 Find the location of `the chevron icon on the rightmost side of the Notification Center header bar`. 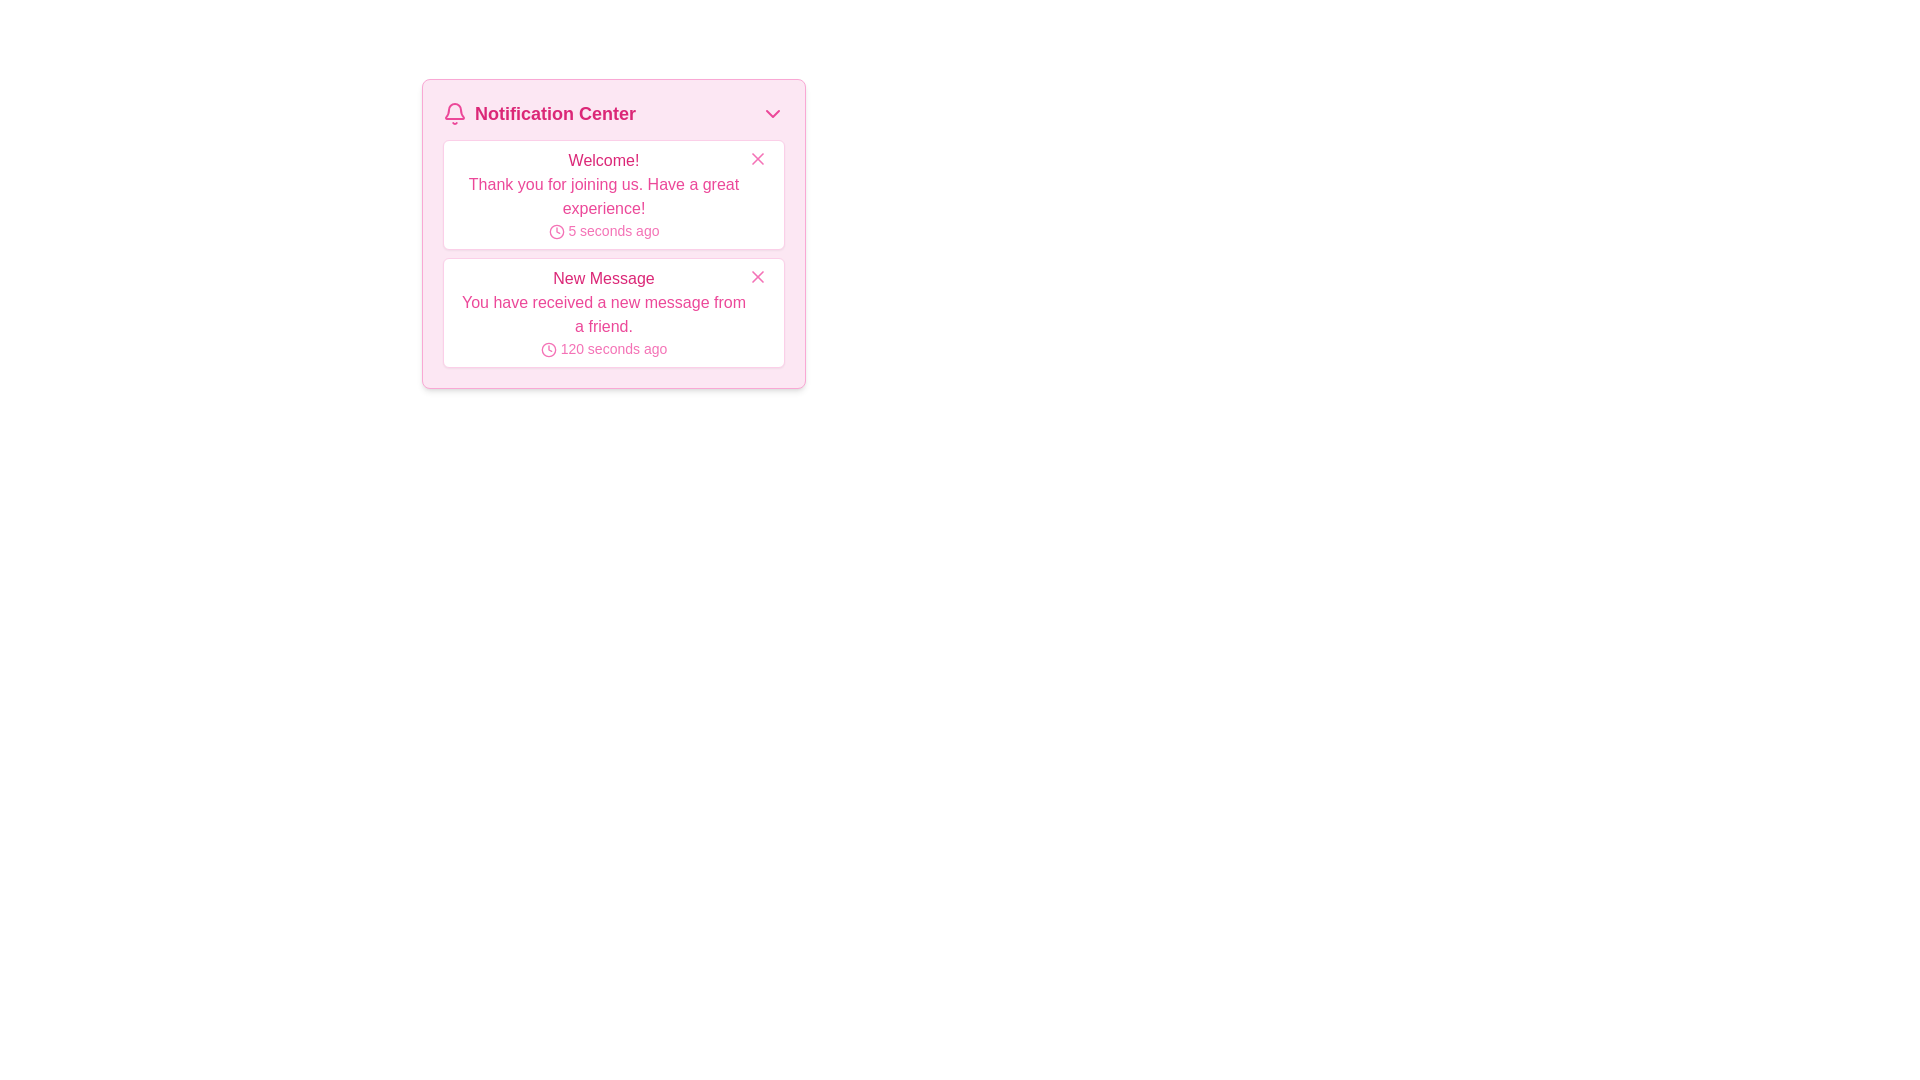

the chevron icon on the rightmost side of the Notification Center header bar is located at coordinates (771, 114).